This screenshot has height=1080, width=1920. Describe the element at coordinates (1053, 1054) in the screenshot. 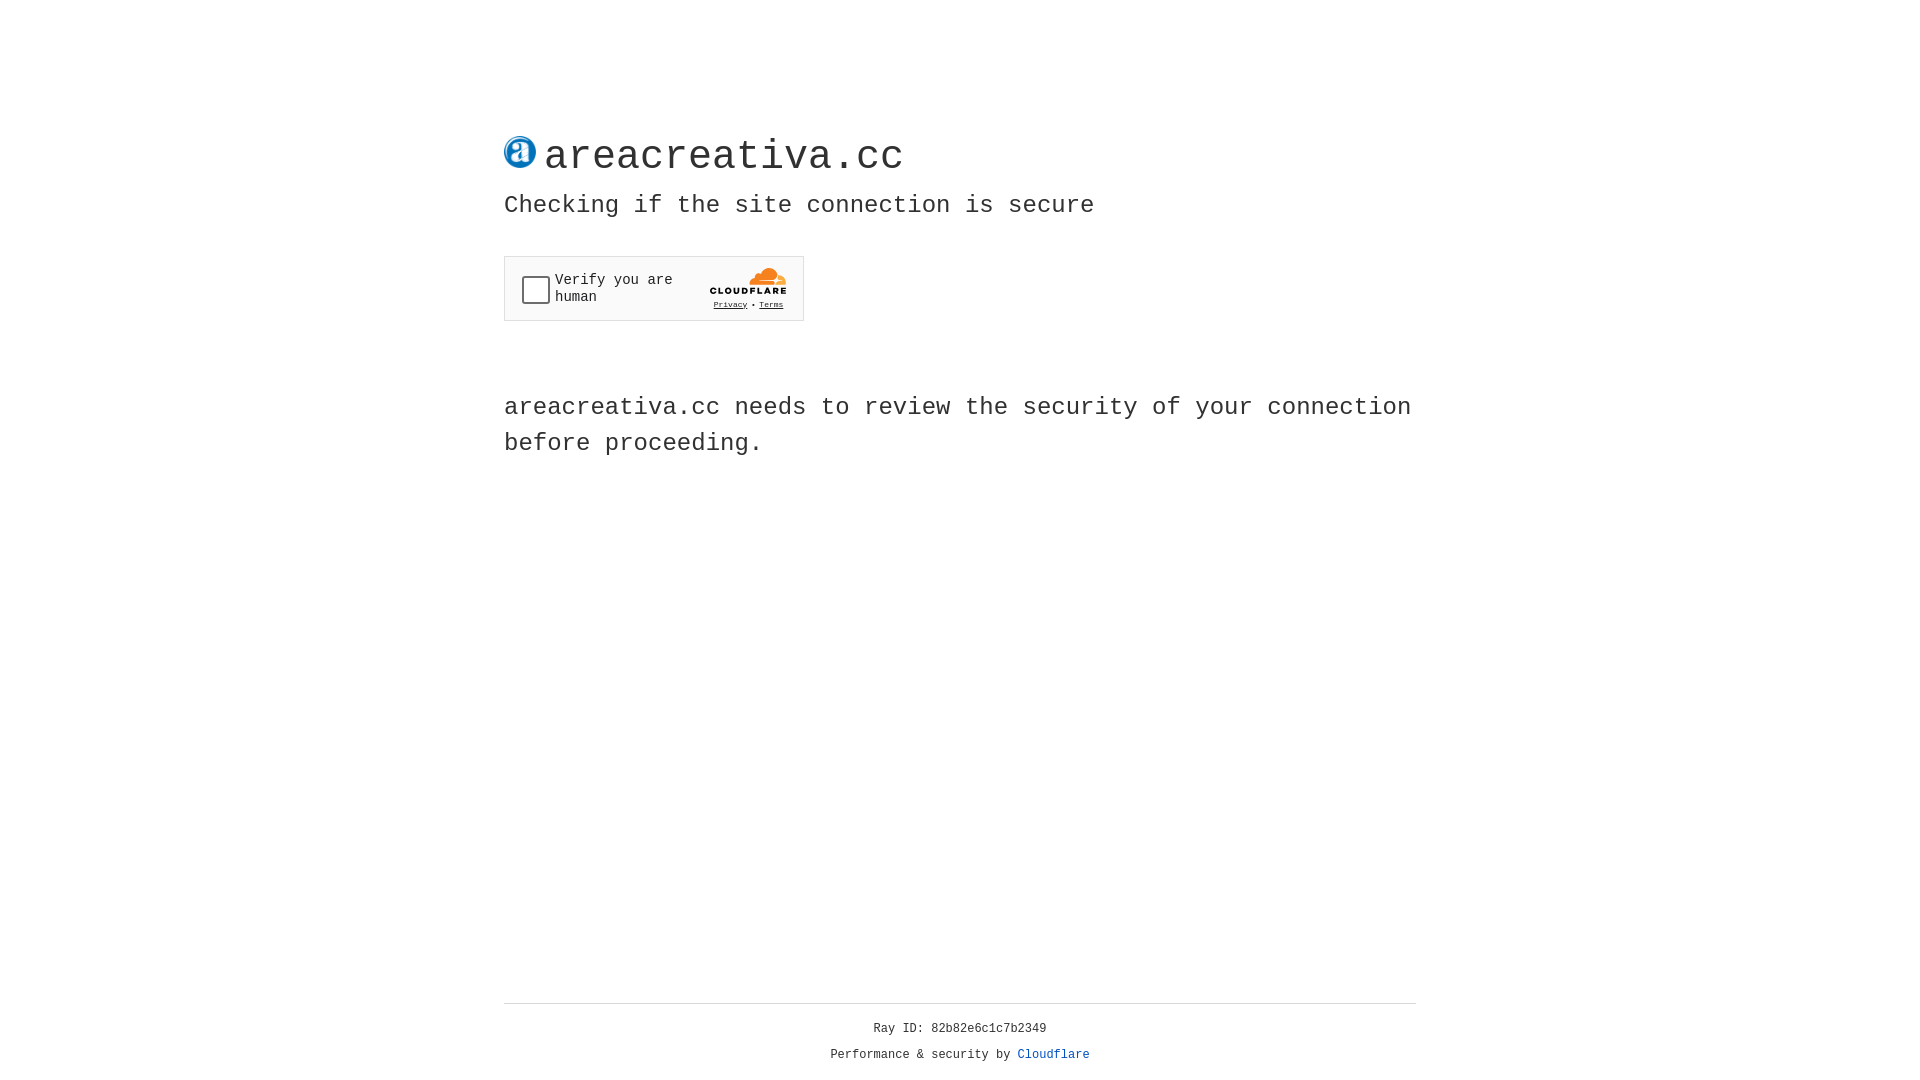

I see `'Cloudflare'` at that location.